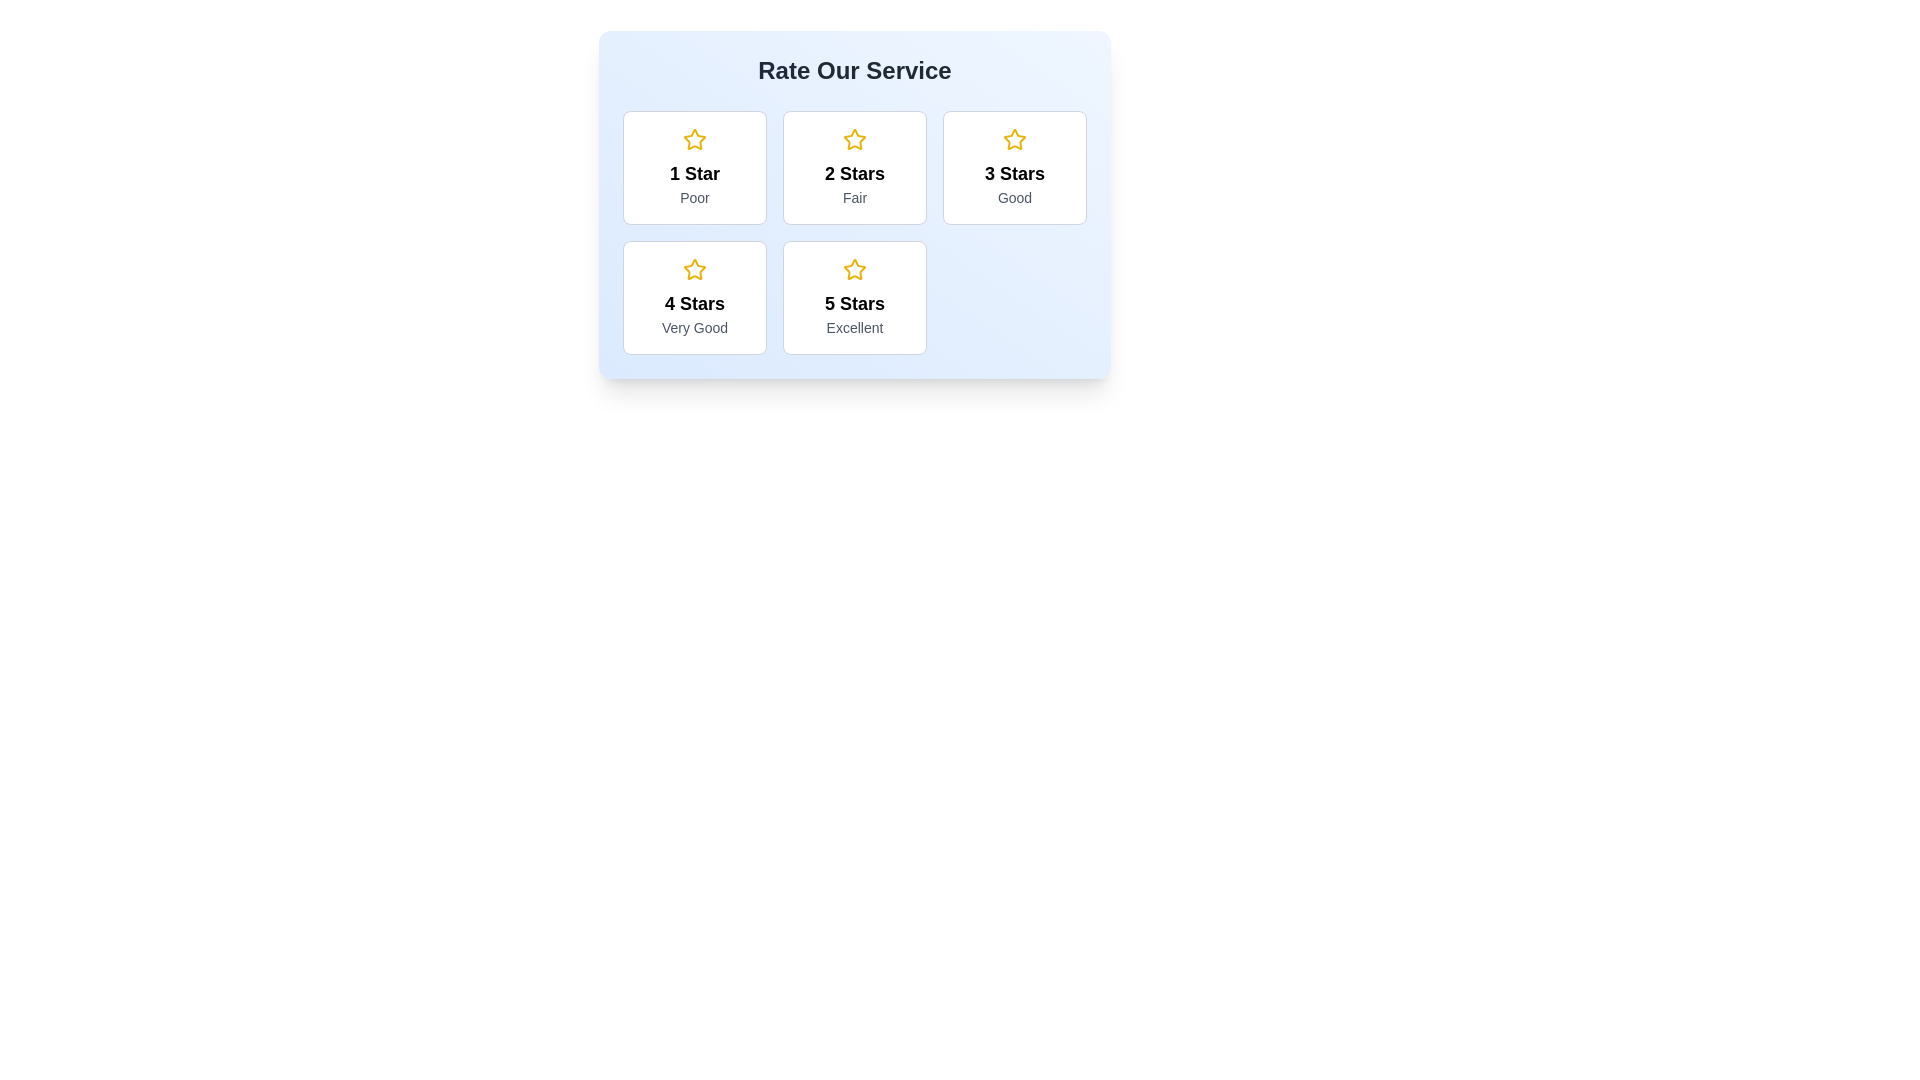 The image size is (1920, 1080). What do you see at coordinates (695, 304) in the screenshot?
I see `the bold '4 Stars' text label within the rating options section` at bounding box center [695, 304].